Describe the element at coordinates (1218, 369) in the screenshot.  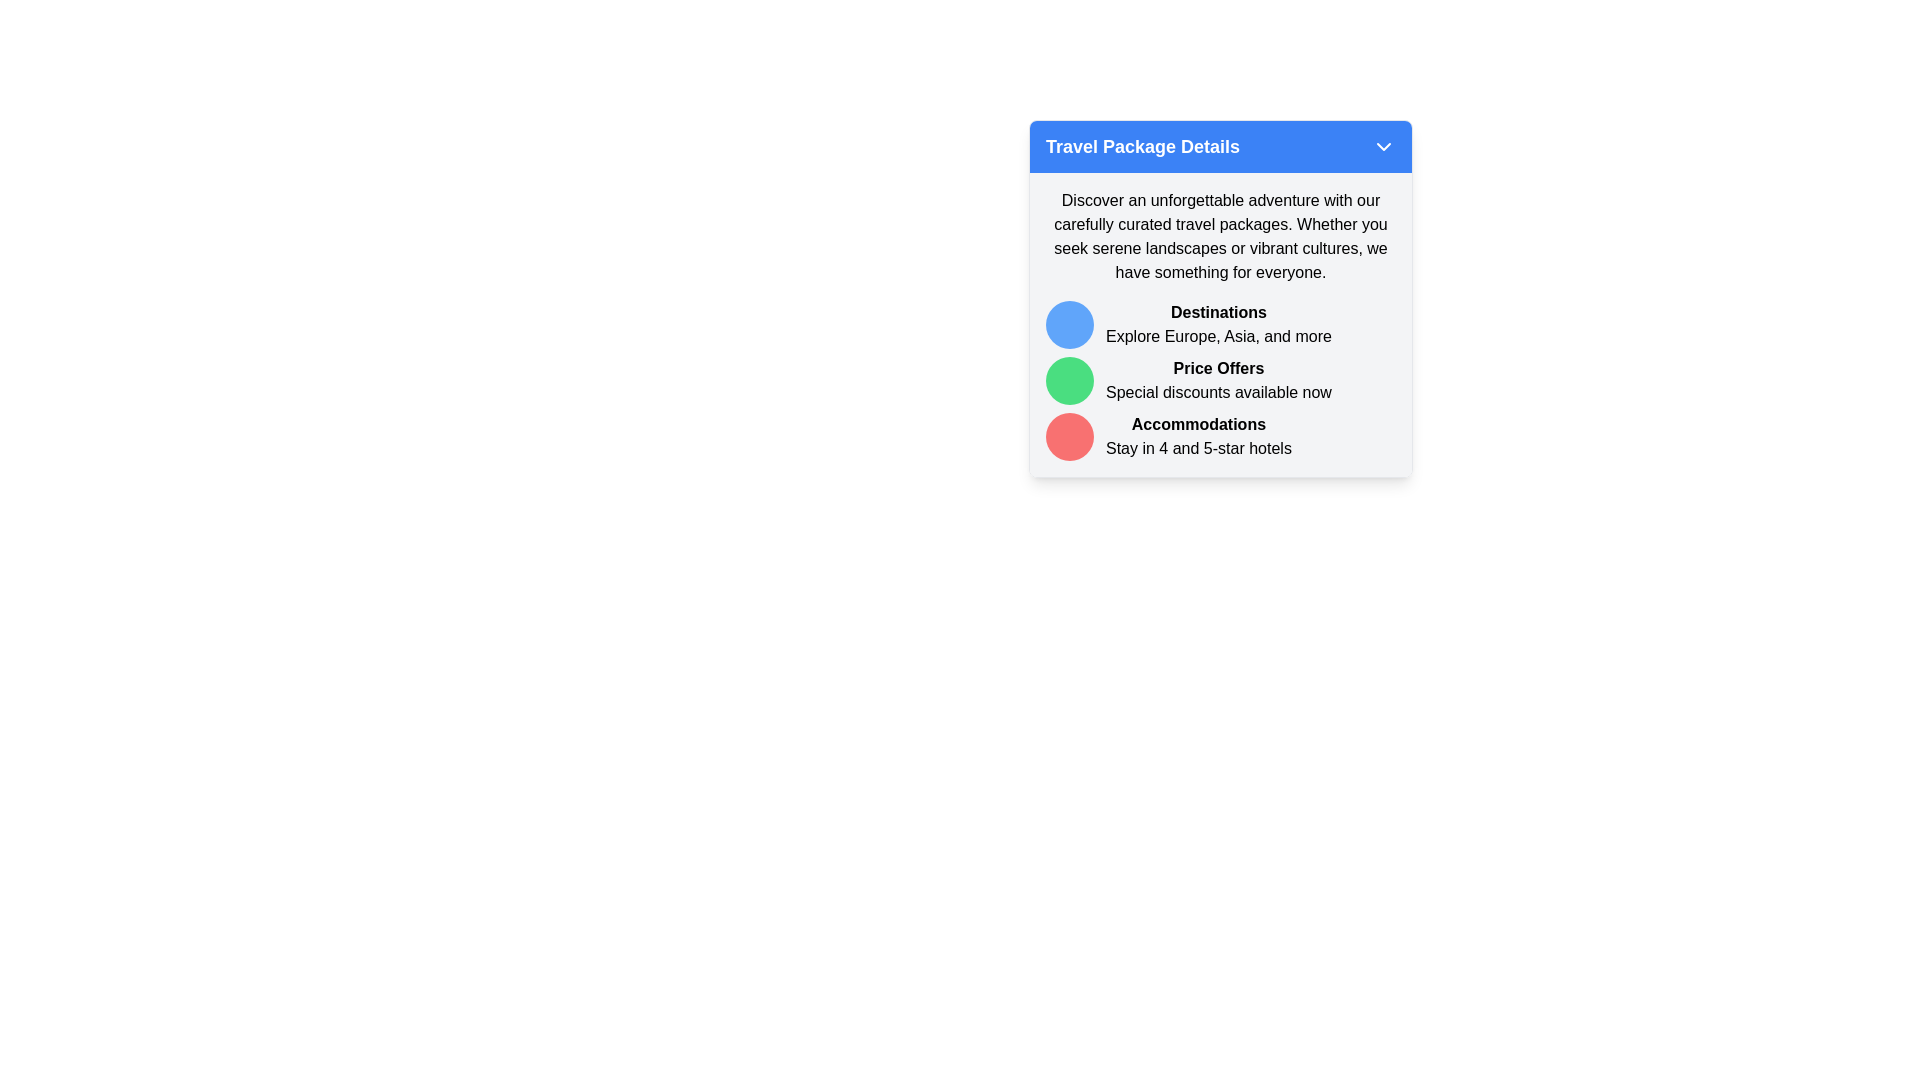
I see `the bolded text label element reading 'Price Offers' that is positioned within the 'Travel Package Details' section, located between 'Destinations' and 'Accommodations'` at that location.